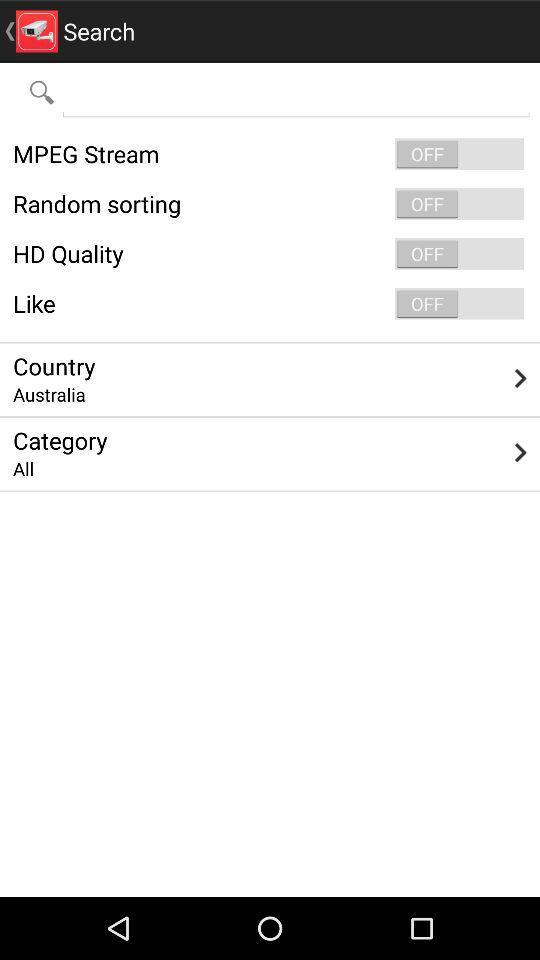 This screenshot has width=540, height=960. I want to click on the app below search icon, so click(295, 91).